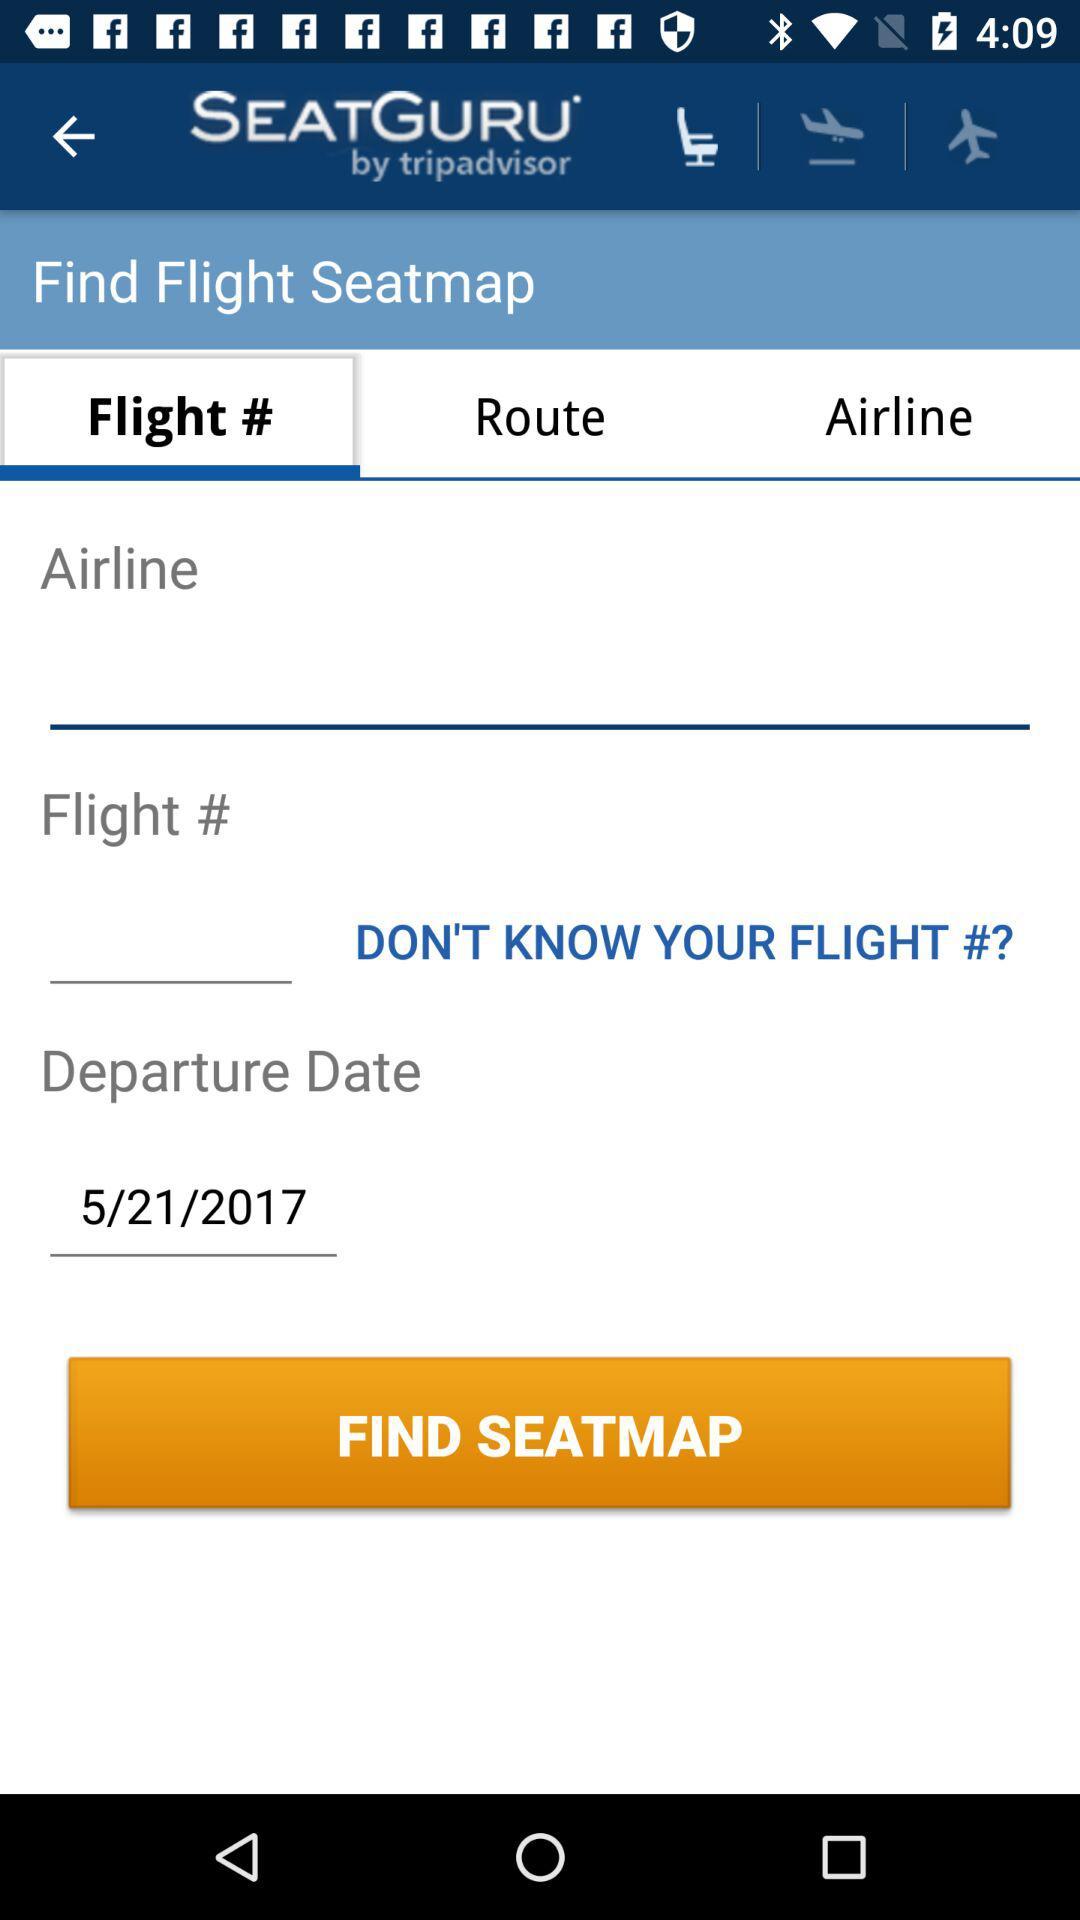  I want to click on the route, so click(540, 414).